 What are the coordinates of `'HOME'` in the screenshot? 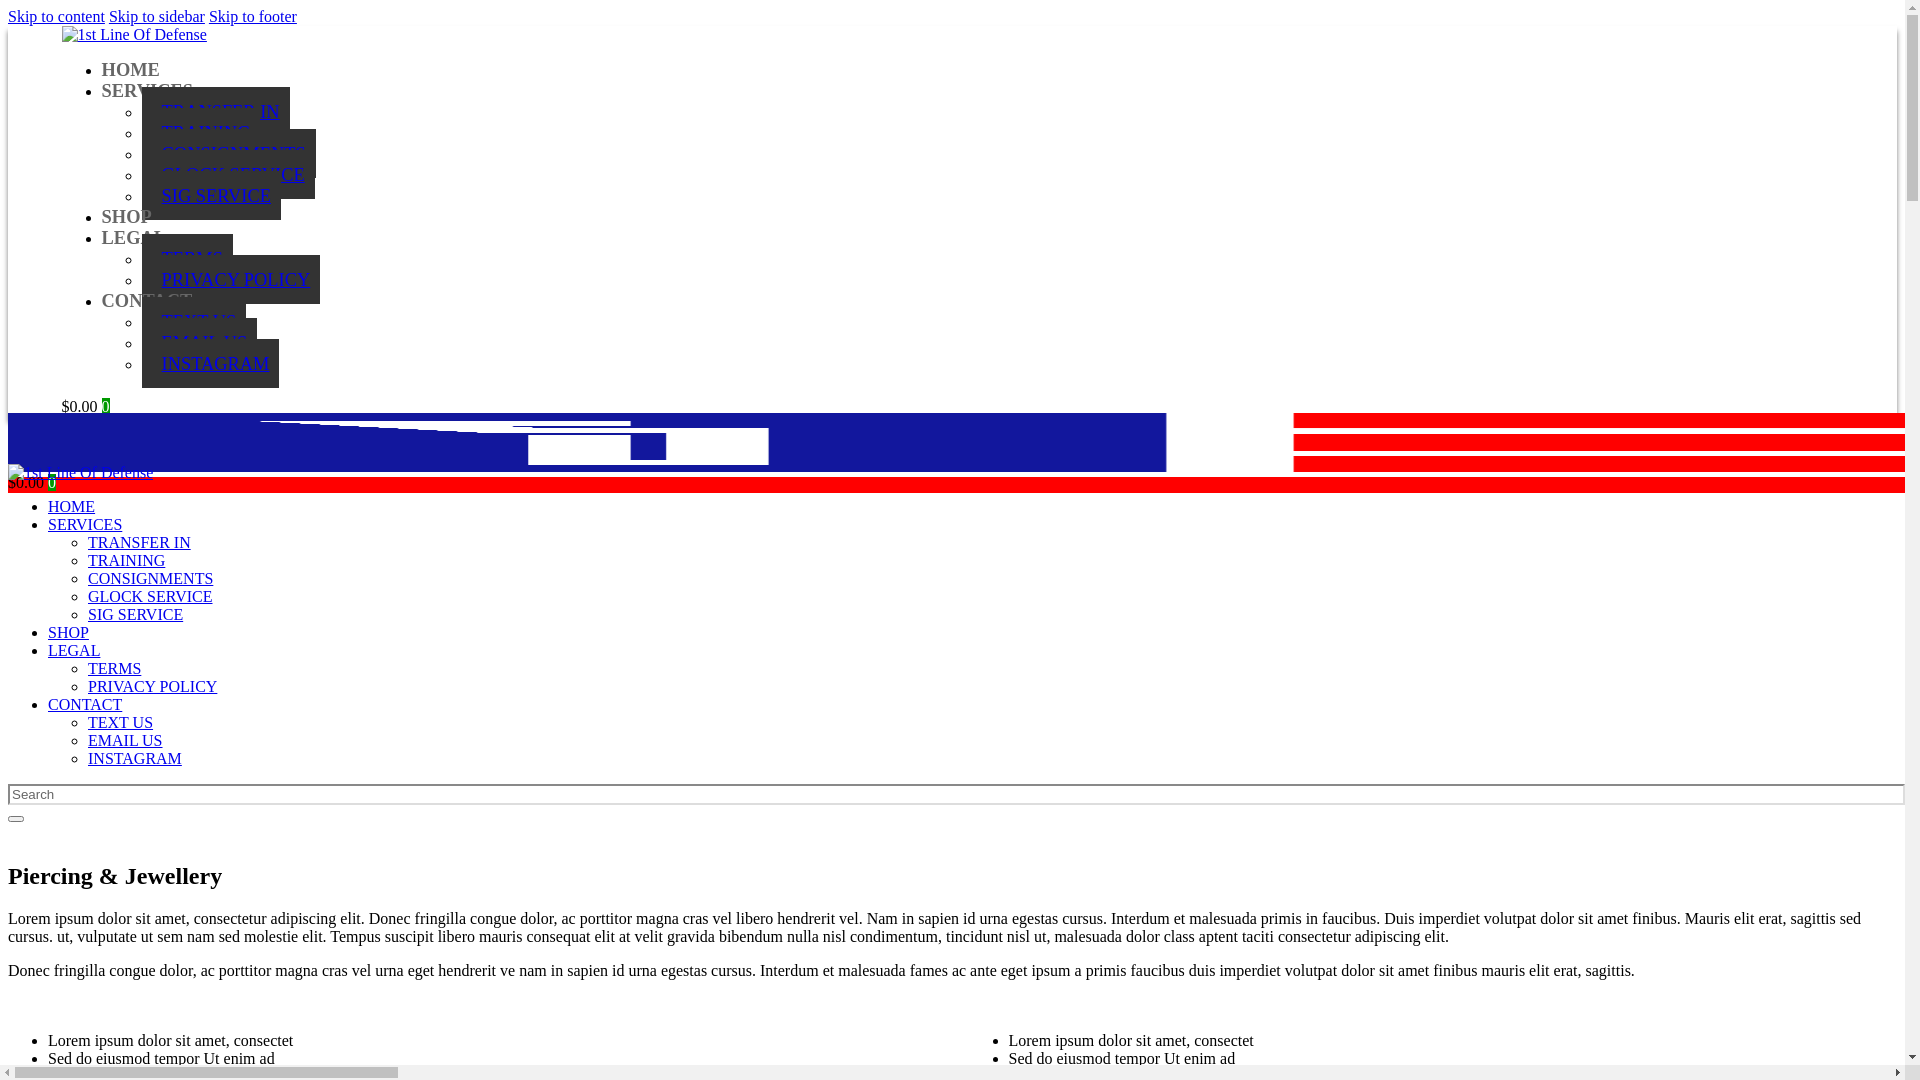 It's located at (71, 505).